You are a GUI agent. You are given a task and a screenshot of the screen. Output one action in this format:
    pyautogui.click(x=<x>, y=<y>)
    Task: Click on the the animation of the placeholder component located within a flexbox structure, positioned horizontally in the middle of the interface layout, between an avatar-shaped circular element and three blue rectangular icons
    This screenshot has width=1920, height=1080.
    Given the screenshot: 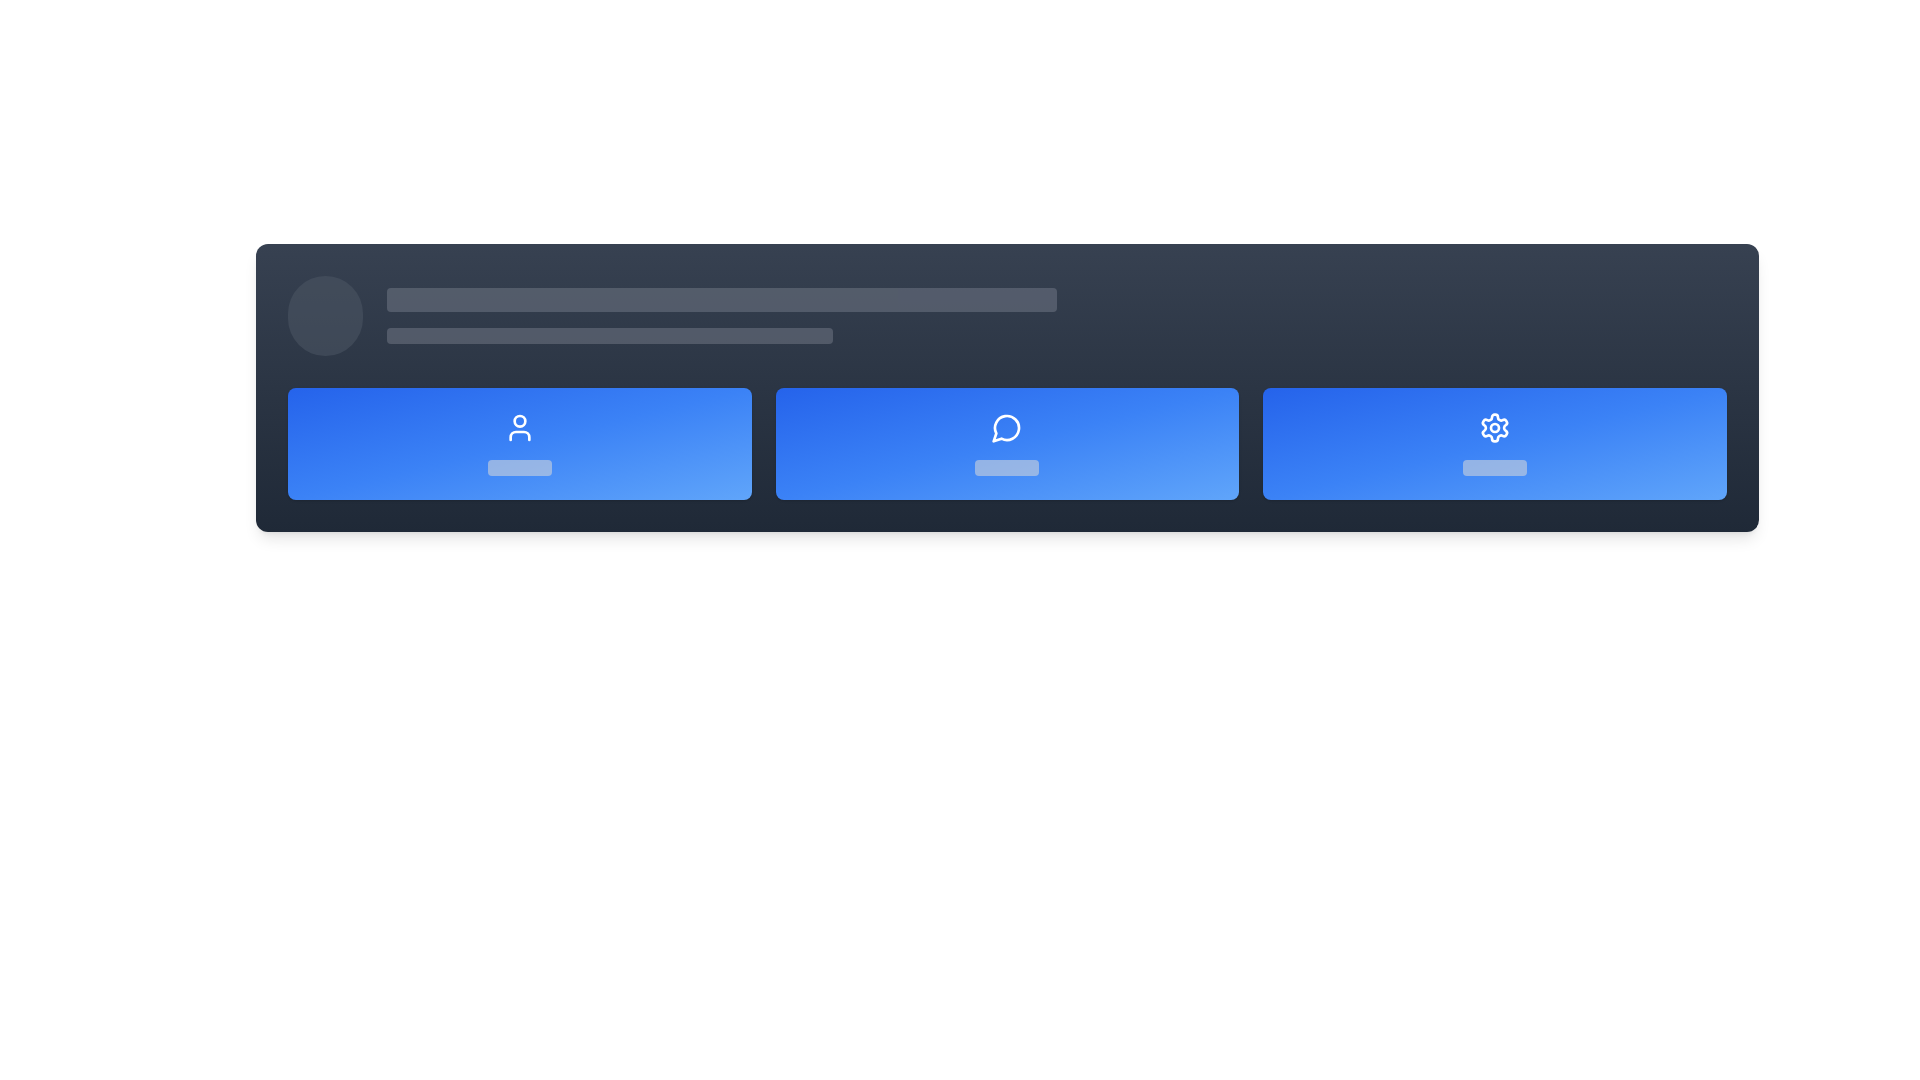 What is the action you would take?
    pyautogui.click(x=1055, y=315)
    